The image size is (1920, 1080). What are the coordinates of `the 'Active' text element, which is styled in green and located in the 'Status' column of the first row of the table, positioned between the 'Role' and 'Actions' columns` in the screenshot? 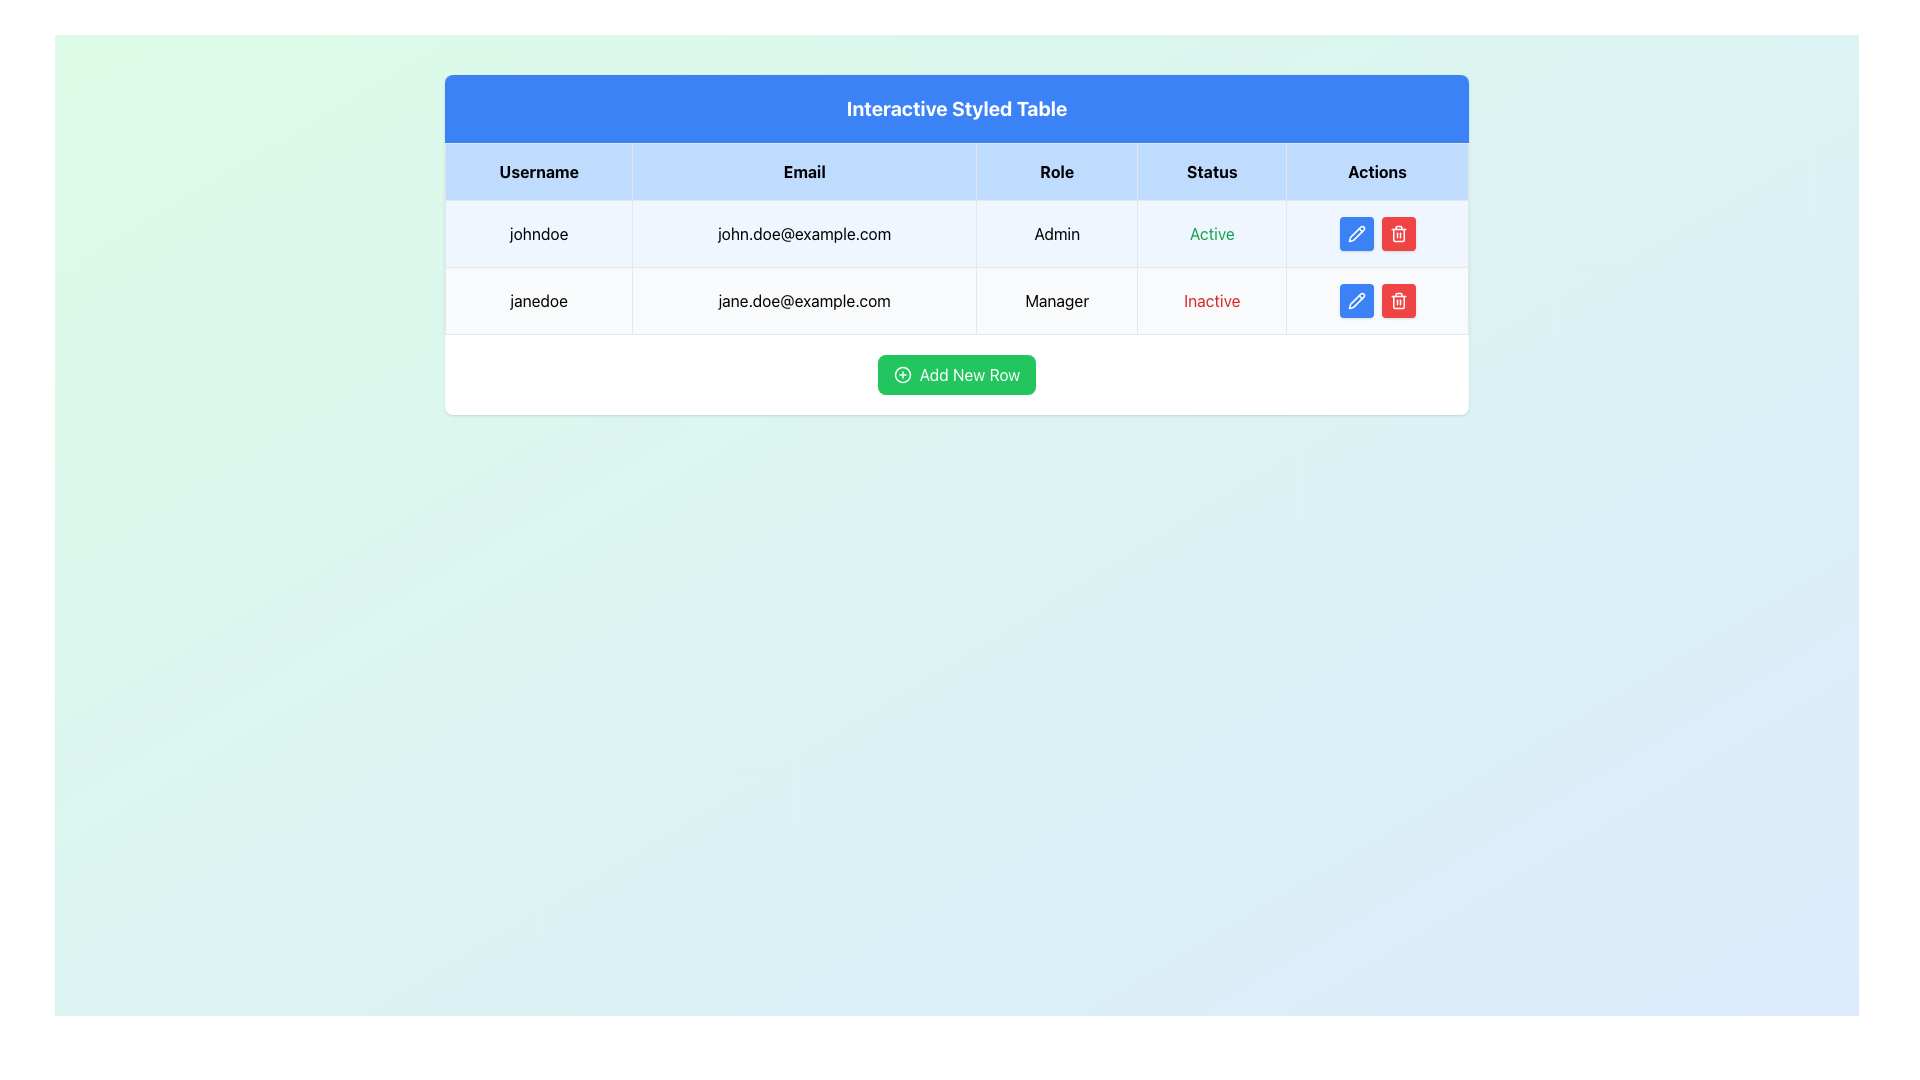 It's located at (1211, 233).